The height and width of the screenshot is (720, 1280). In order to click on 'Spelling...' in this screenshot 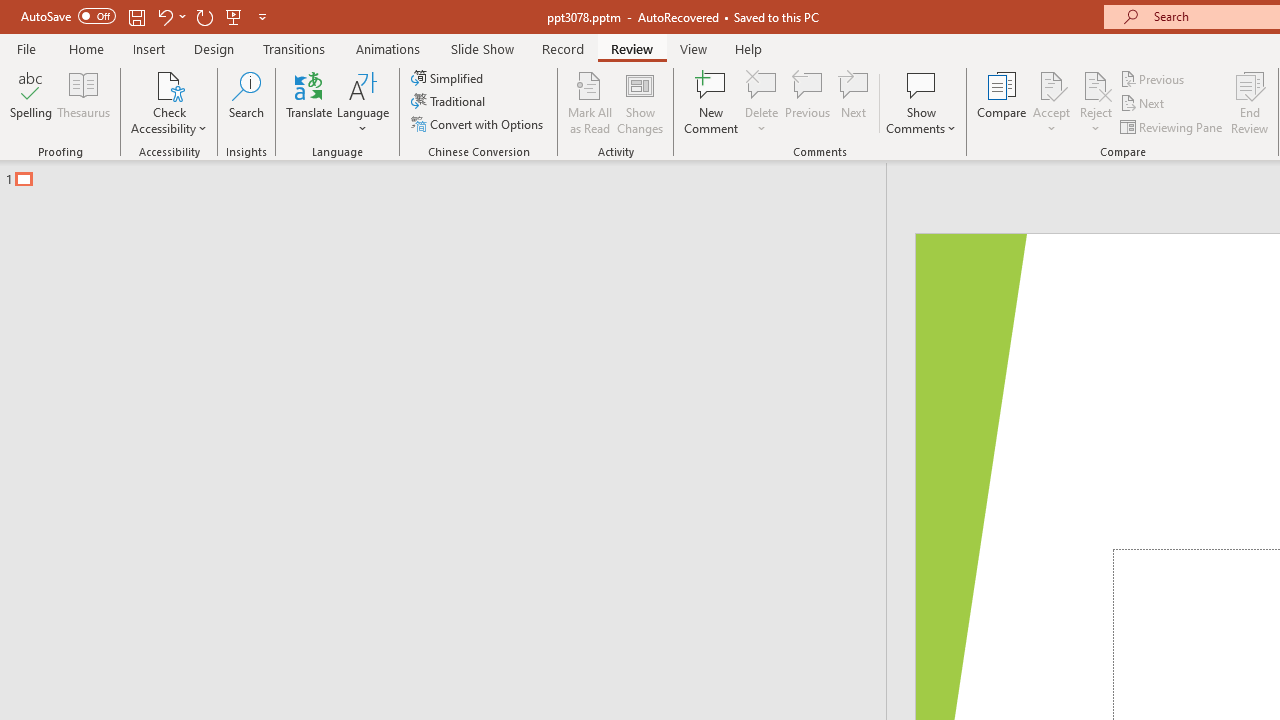, I will do `click(31, 103)`.